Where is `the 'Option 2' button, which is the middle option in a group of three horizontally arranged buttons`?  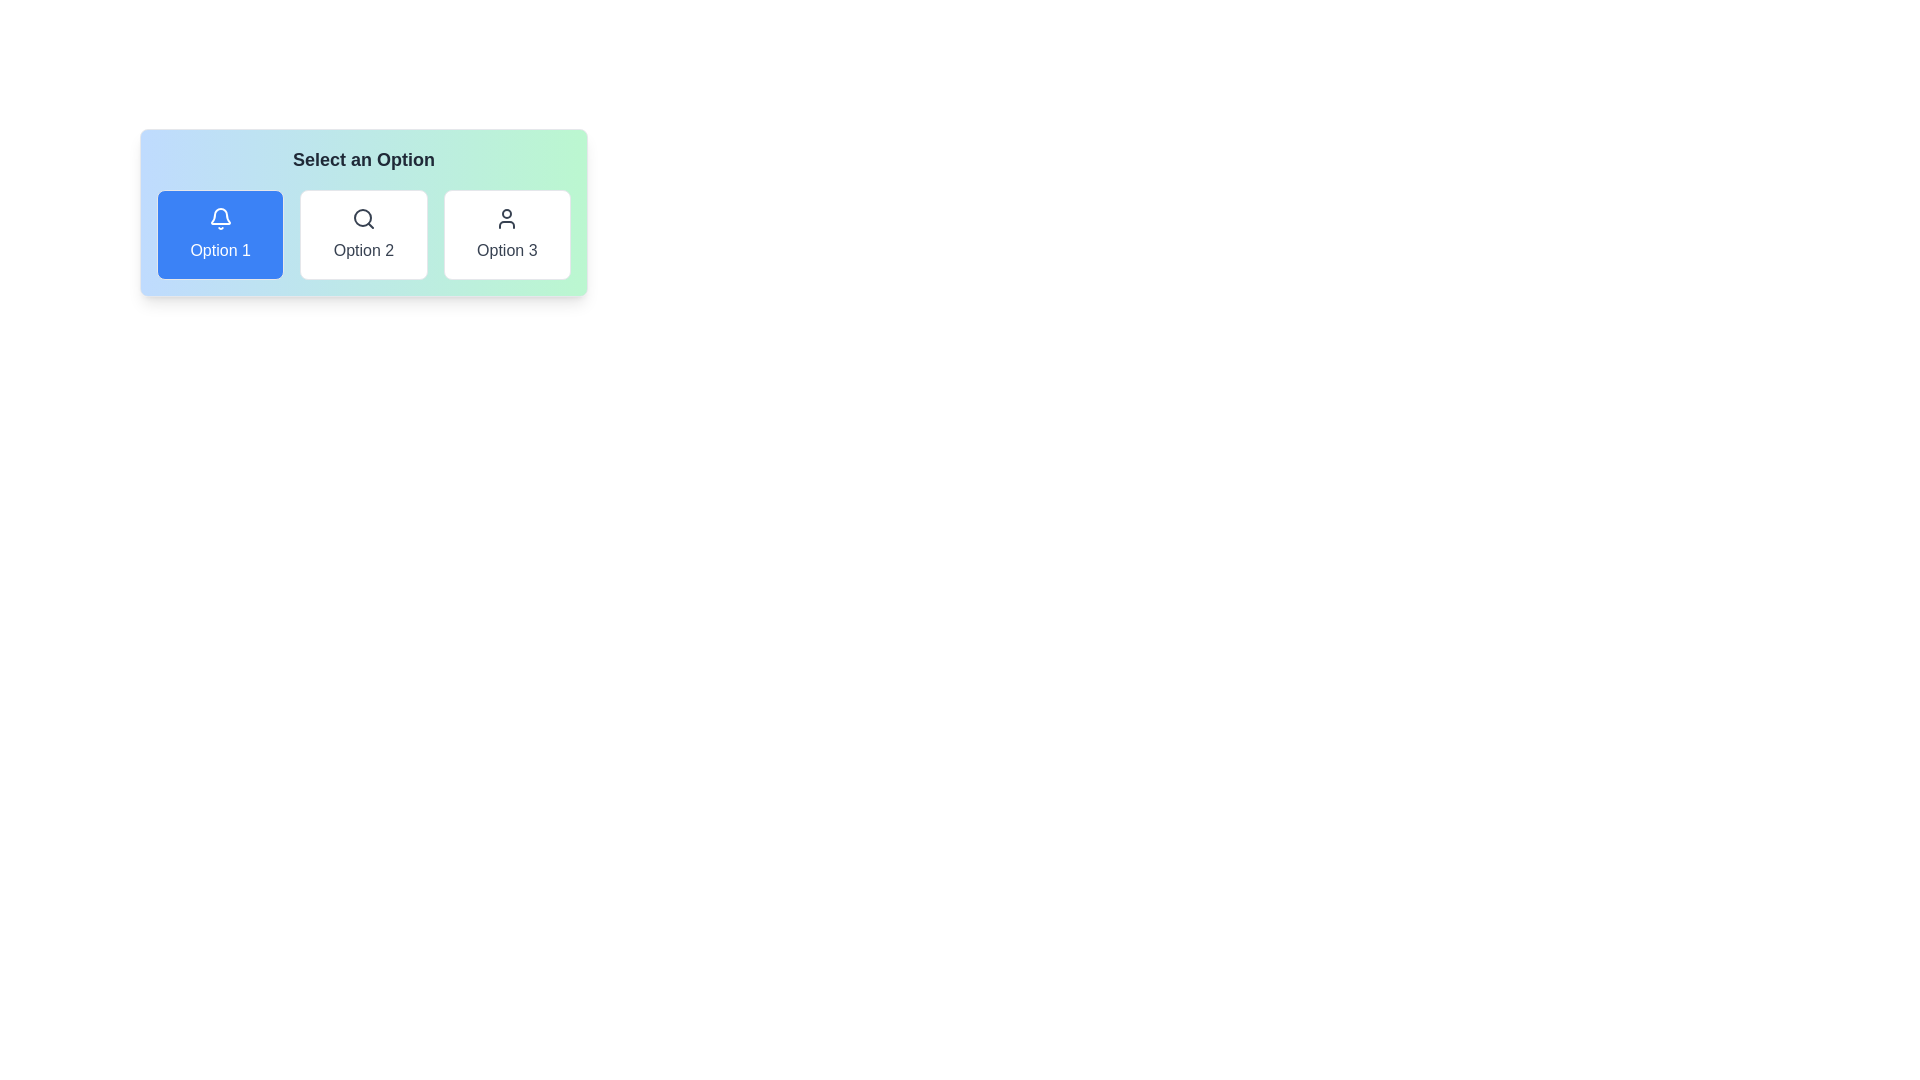 the 'Option 2' button, which is the middle option in a group of three horizontally arranged buttons is located at coordinates (364, 234).